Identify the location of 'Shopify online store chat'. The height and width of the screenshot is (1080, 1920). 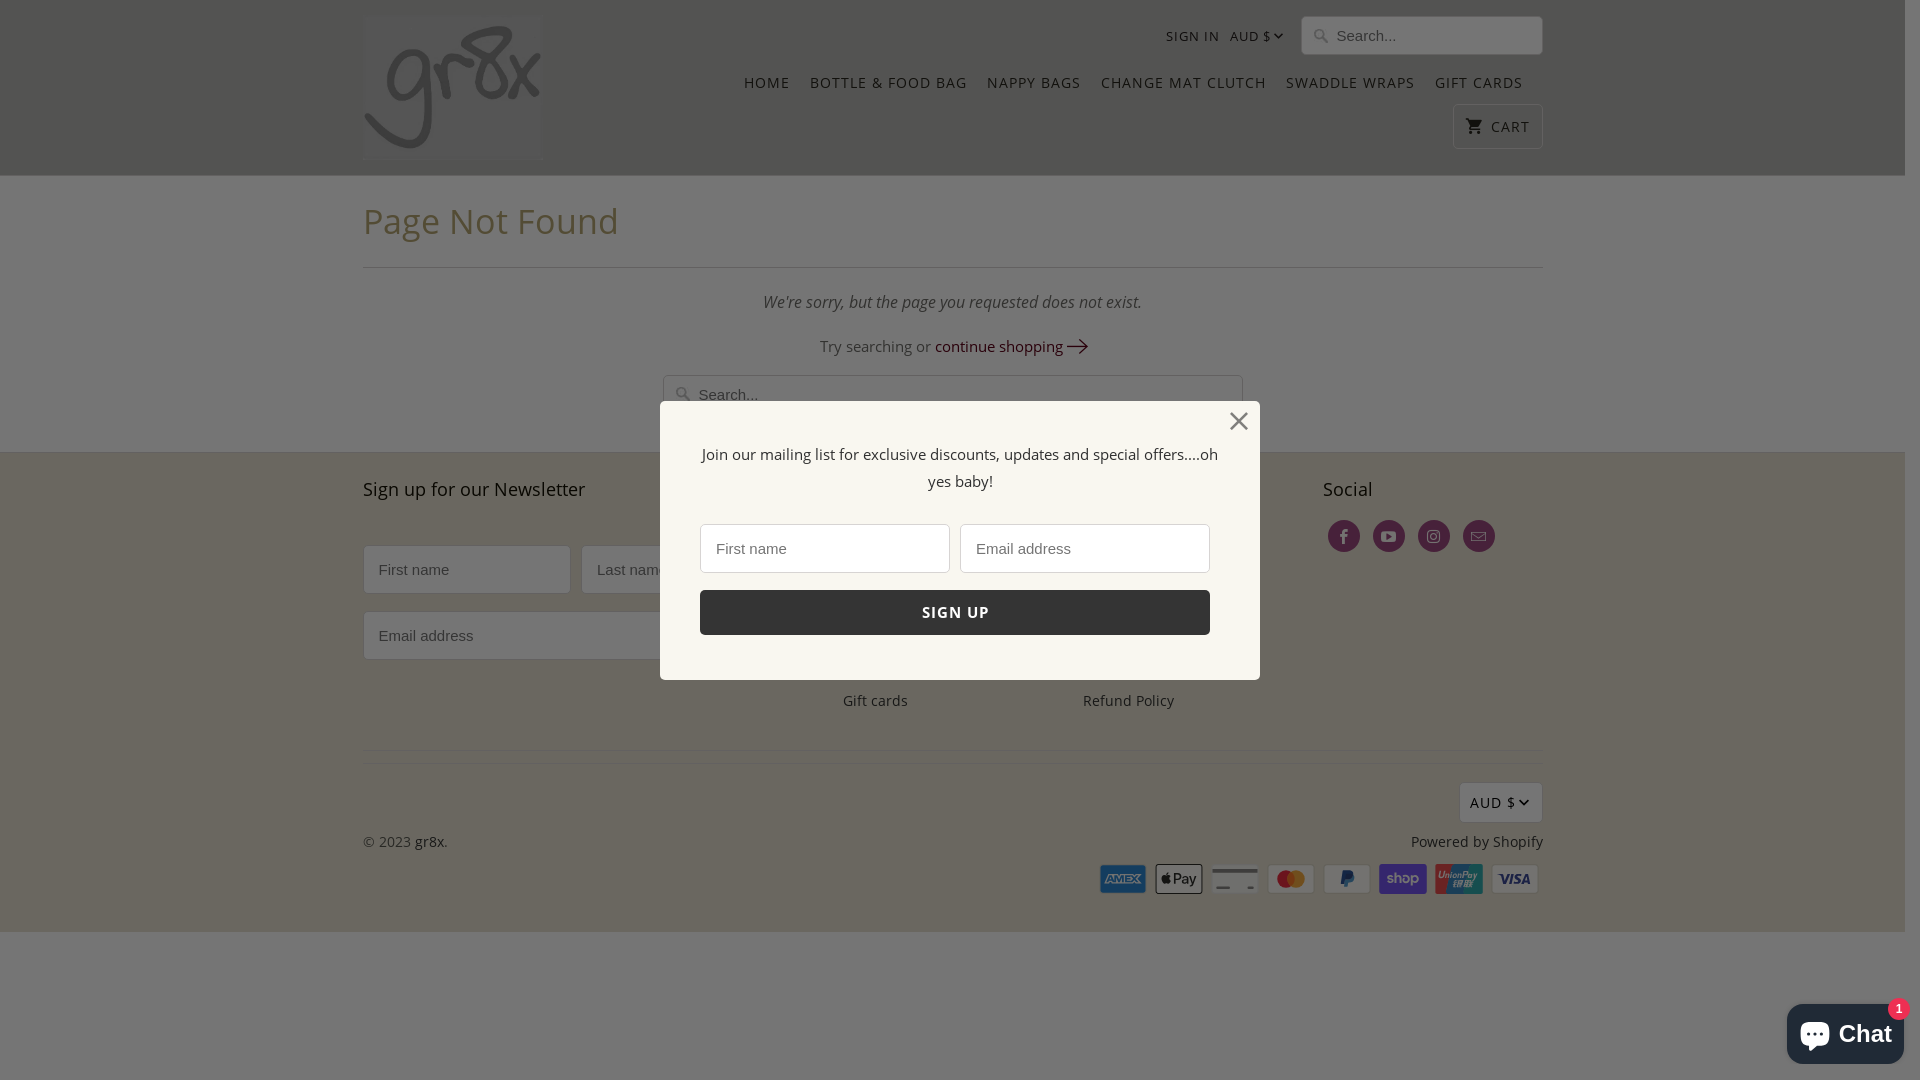
(1844, 1029).